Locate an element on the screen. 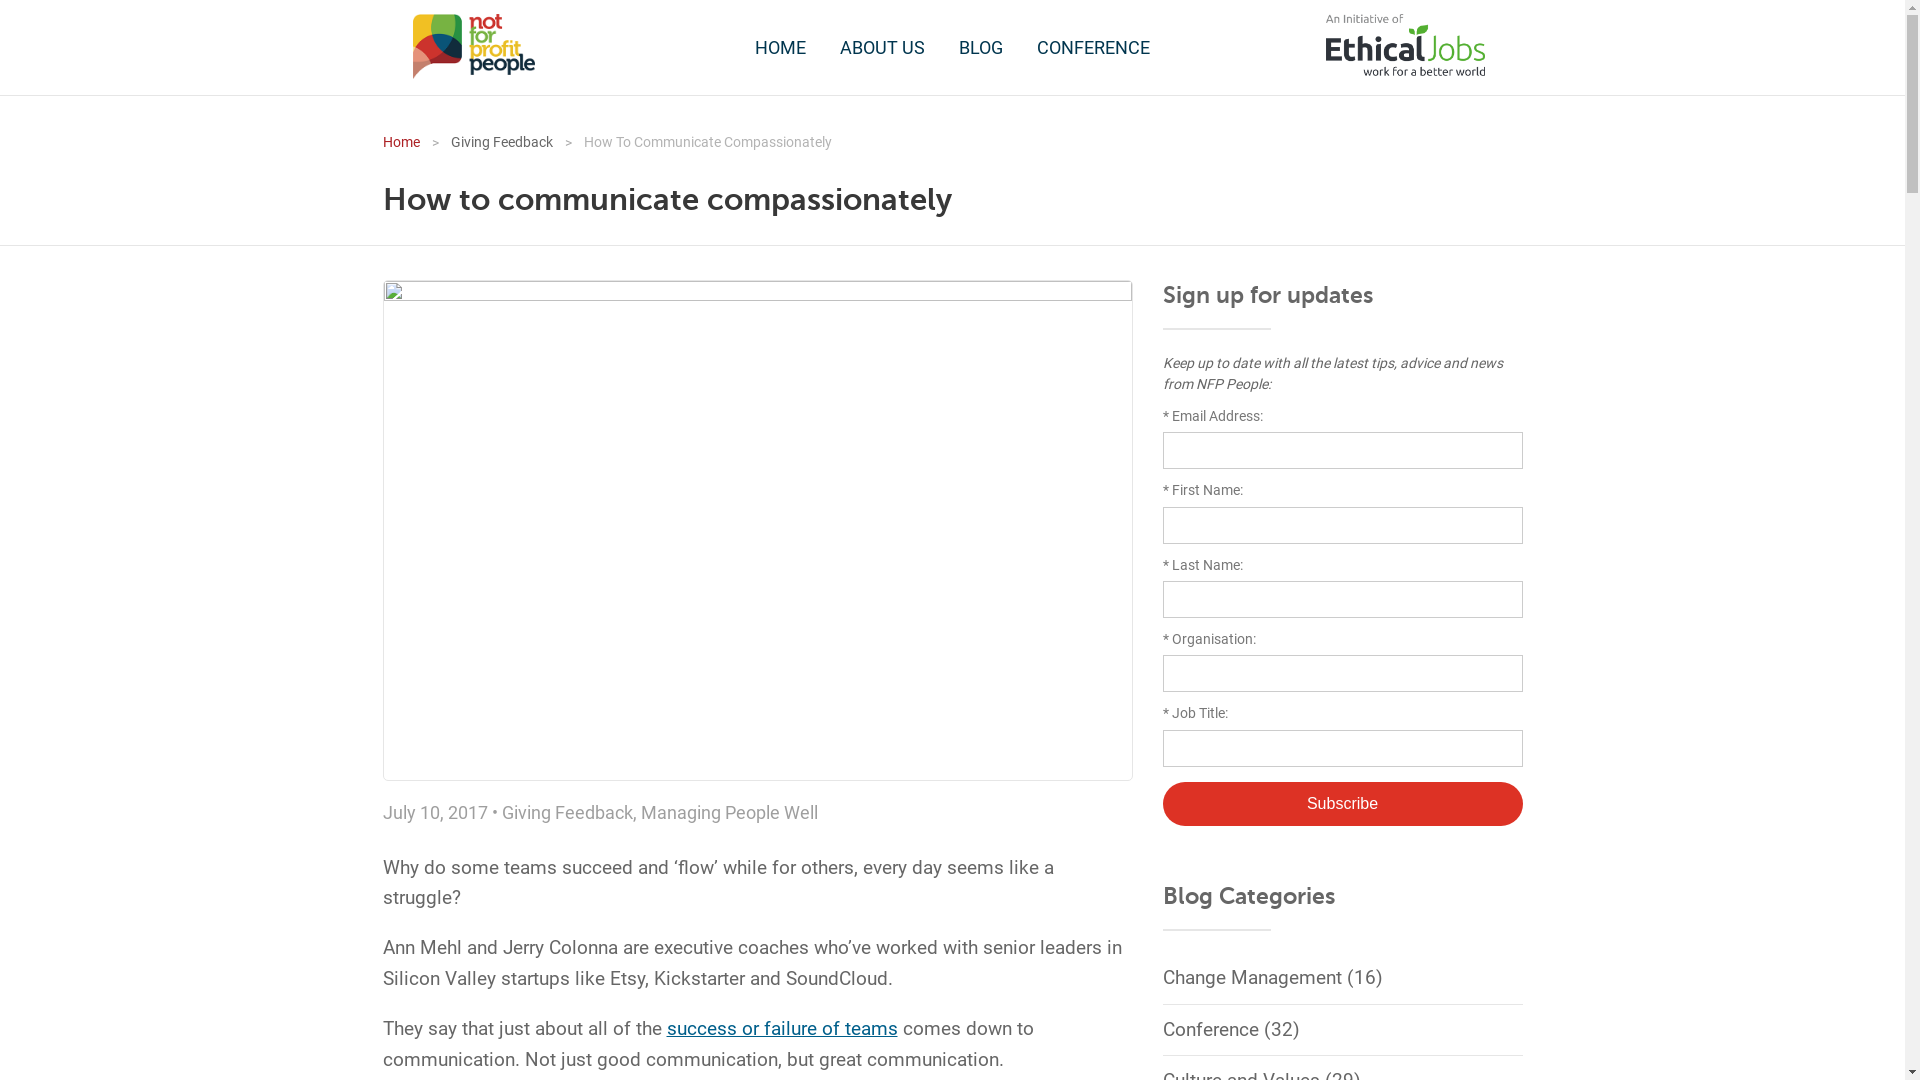  'Subscribe' is located at coordinates (1342, 802).